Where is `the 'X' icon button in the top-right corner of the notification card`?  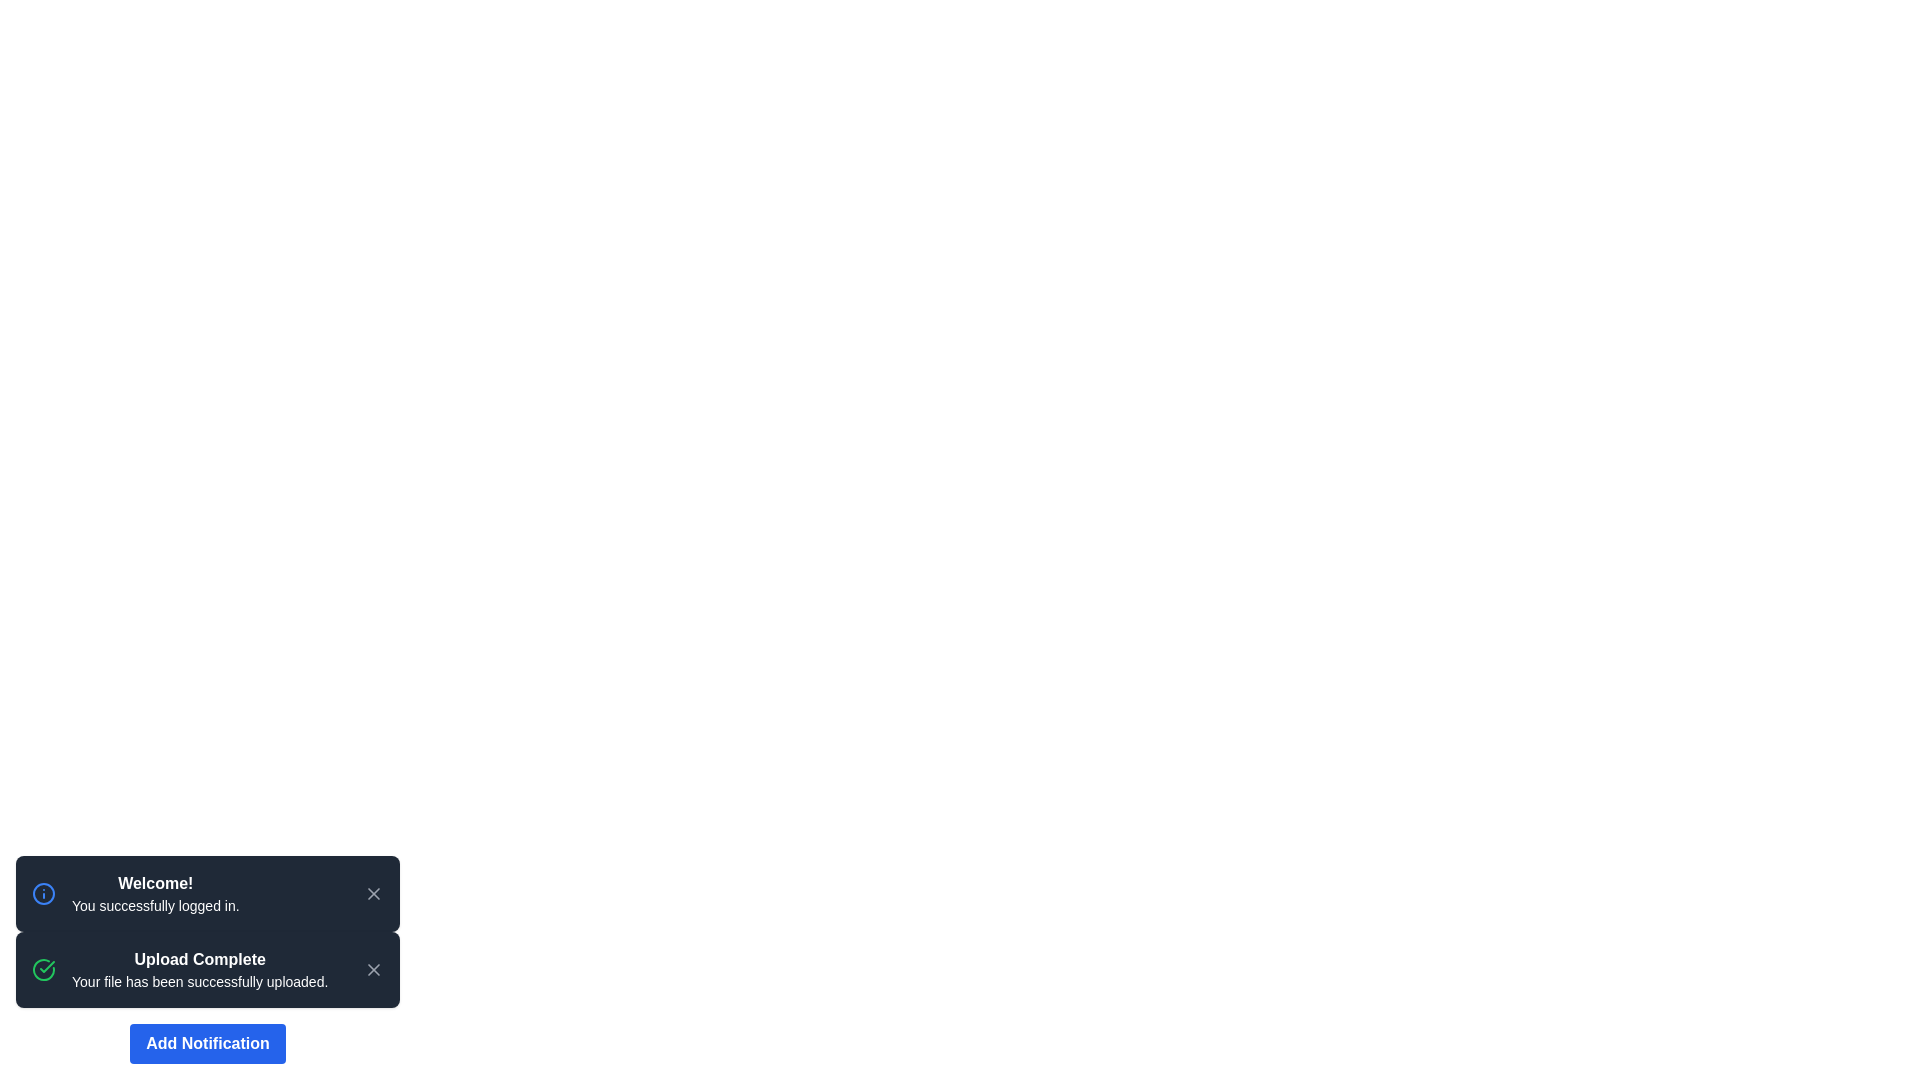
the 'X' icon button in the top-right corner of the notification card is located at coordinates (374, 968).